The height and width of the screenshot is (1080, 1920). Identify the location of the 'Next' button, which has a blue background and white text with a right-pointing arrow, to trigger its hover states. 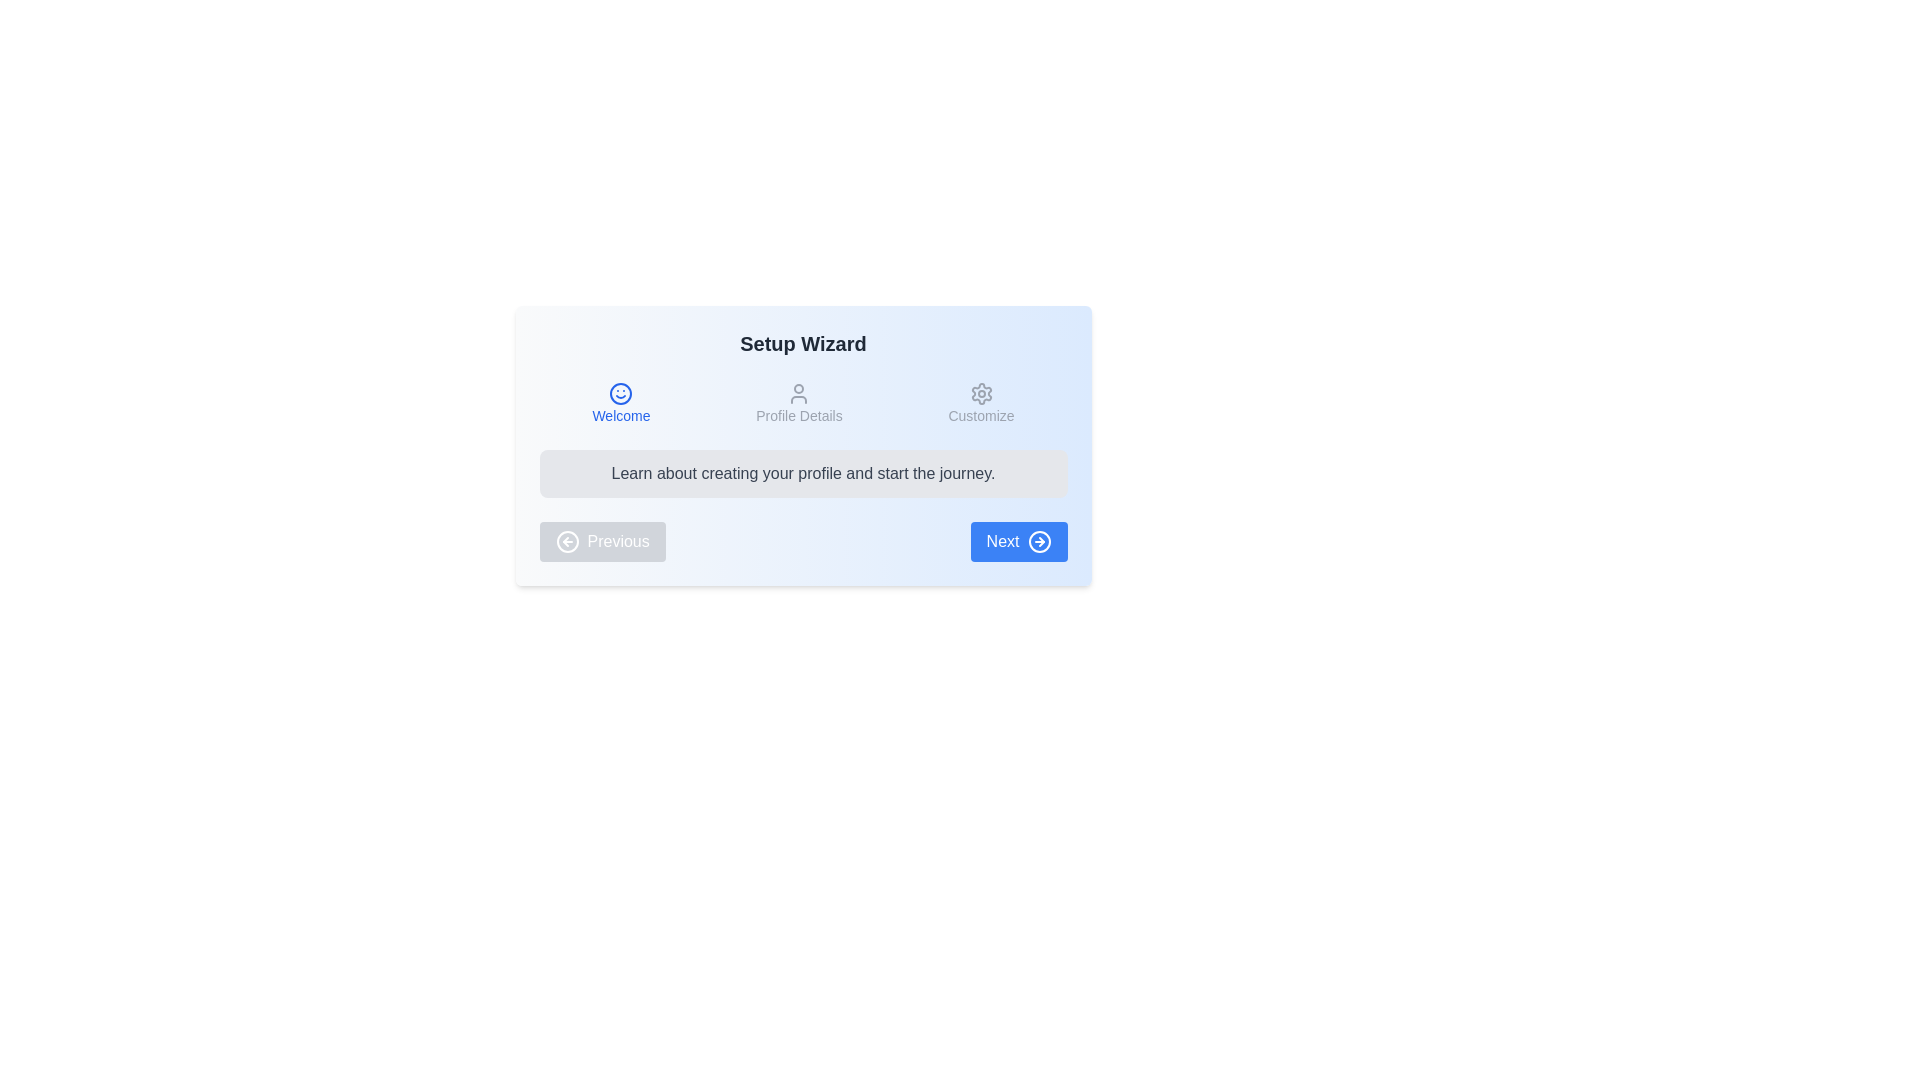
(1019, 542).